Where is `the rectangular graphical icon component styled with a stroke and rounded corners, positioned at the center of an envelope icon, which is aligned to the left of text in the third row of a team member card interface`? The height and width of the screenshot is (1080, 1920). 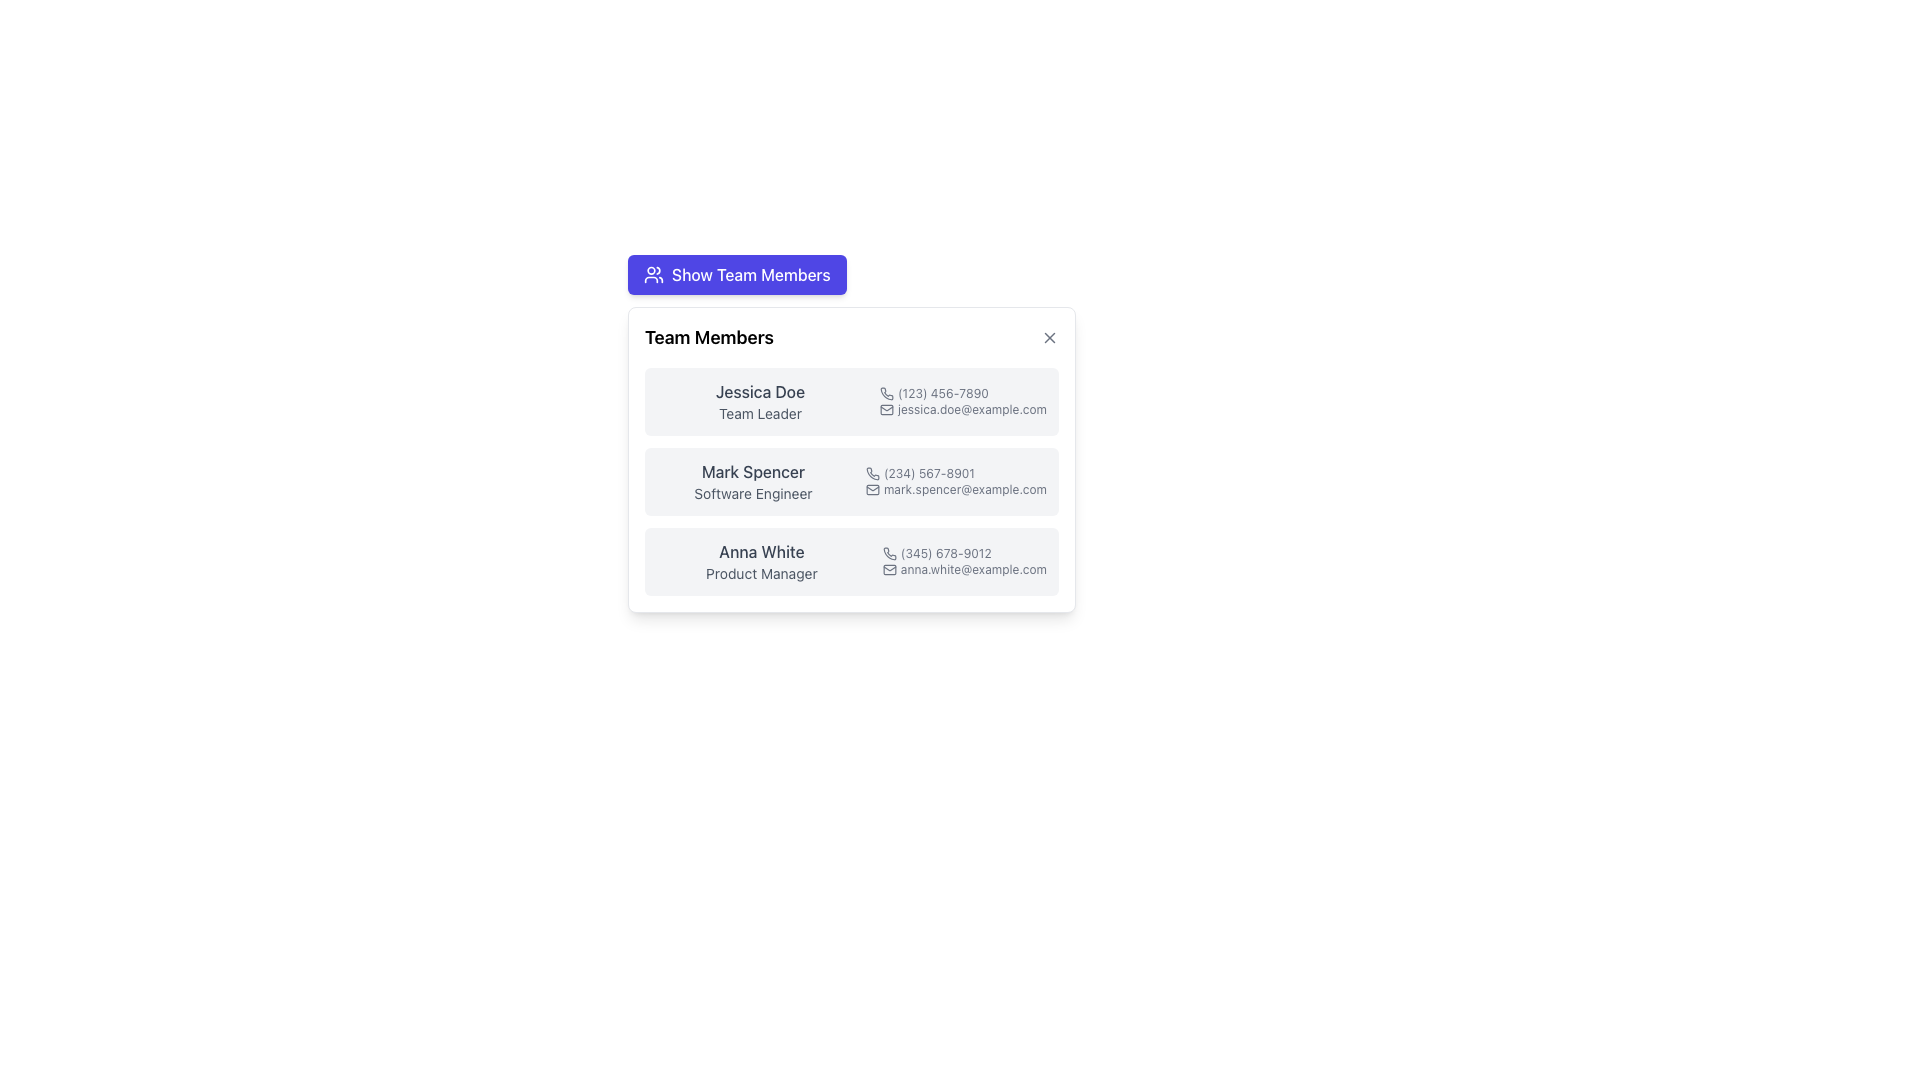 the rectangular graphical icon component styled with a stroke and rounded corners, positioned at the center of an envelope icon, which is aligned to the left of text in the third row of a team member card interface is located at coordinates (888, 570).